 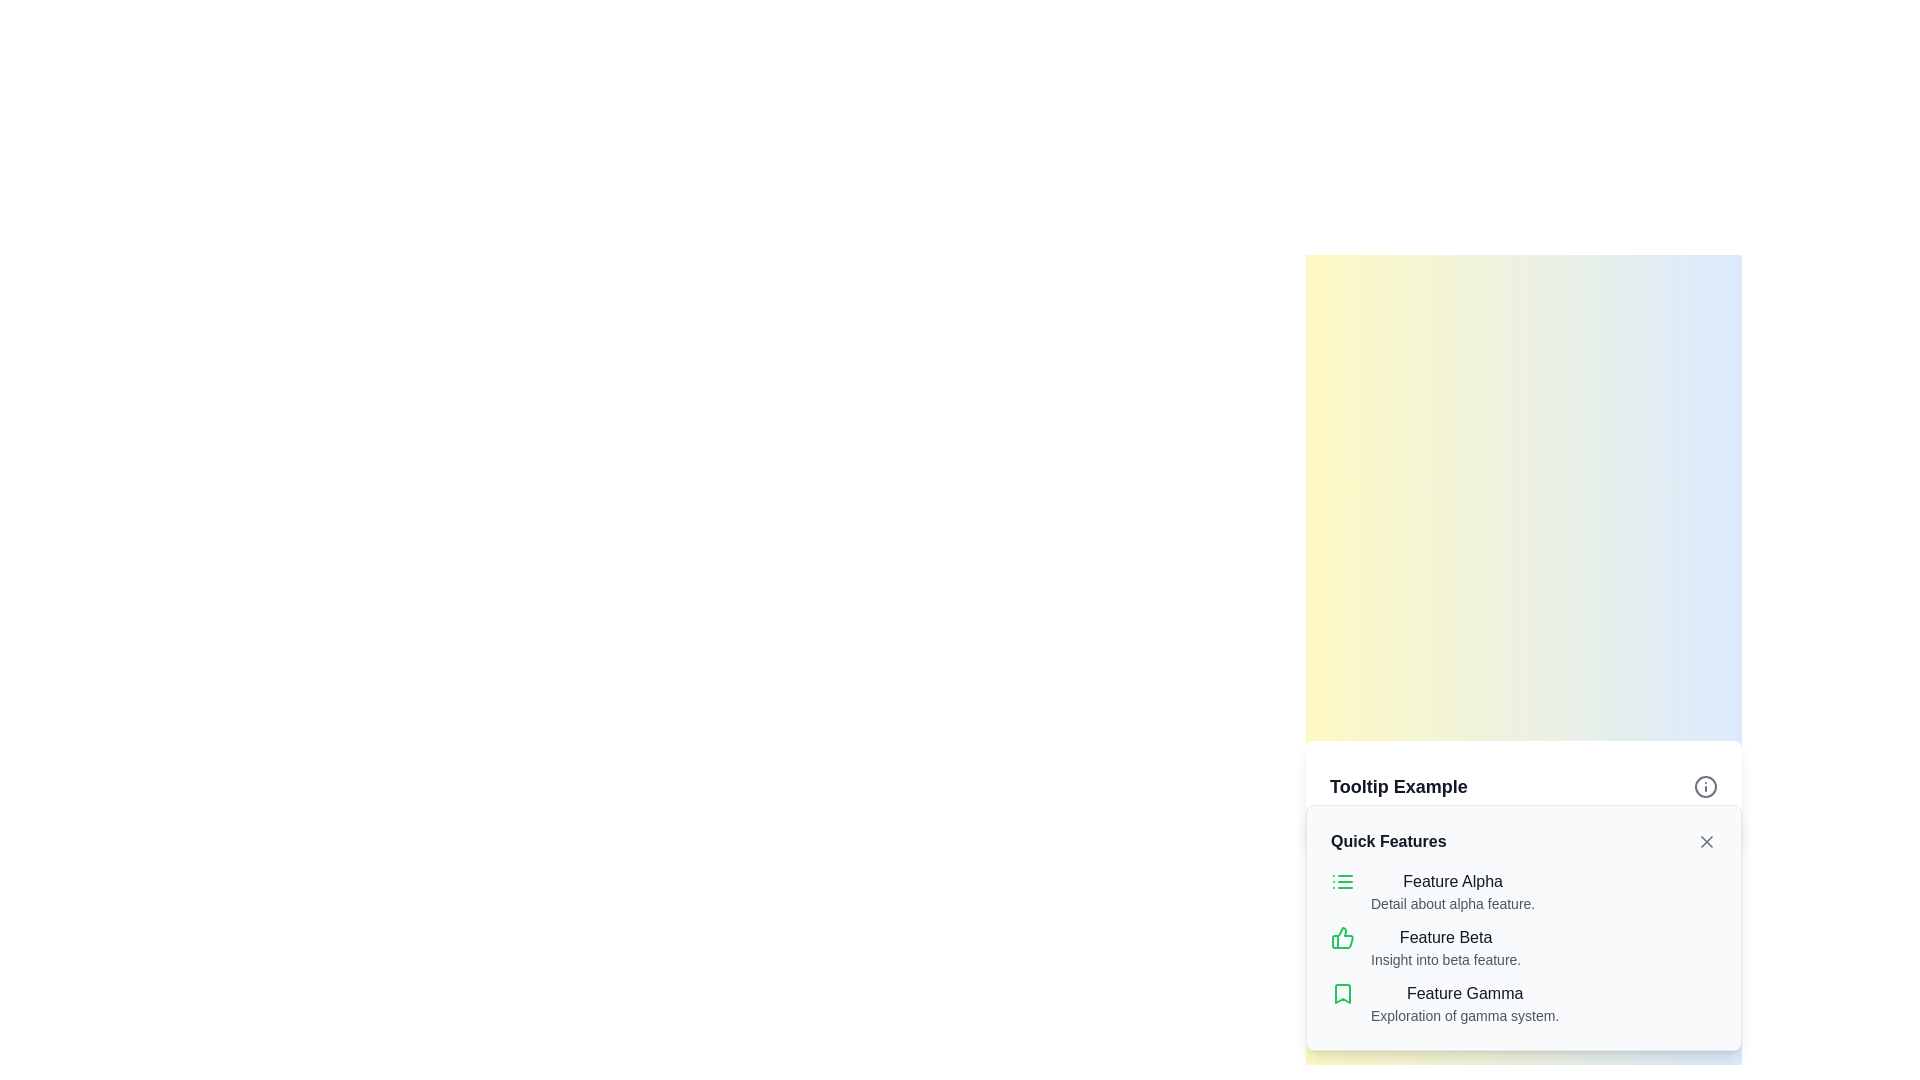 What do you see at coordinates (1706, 841) in the screenshot?
I see `the 'X' icon button in light gray located in the top-right corner of the 'Quick Features' section` at bounding box center [1706, 841].